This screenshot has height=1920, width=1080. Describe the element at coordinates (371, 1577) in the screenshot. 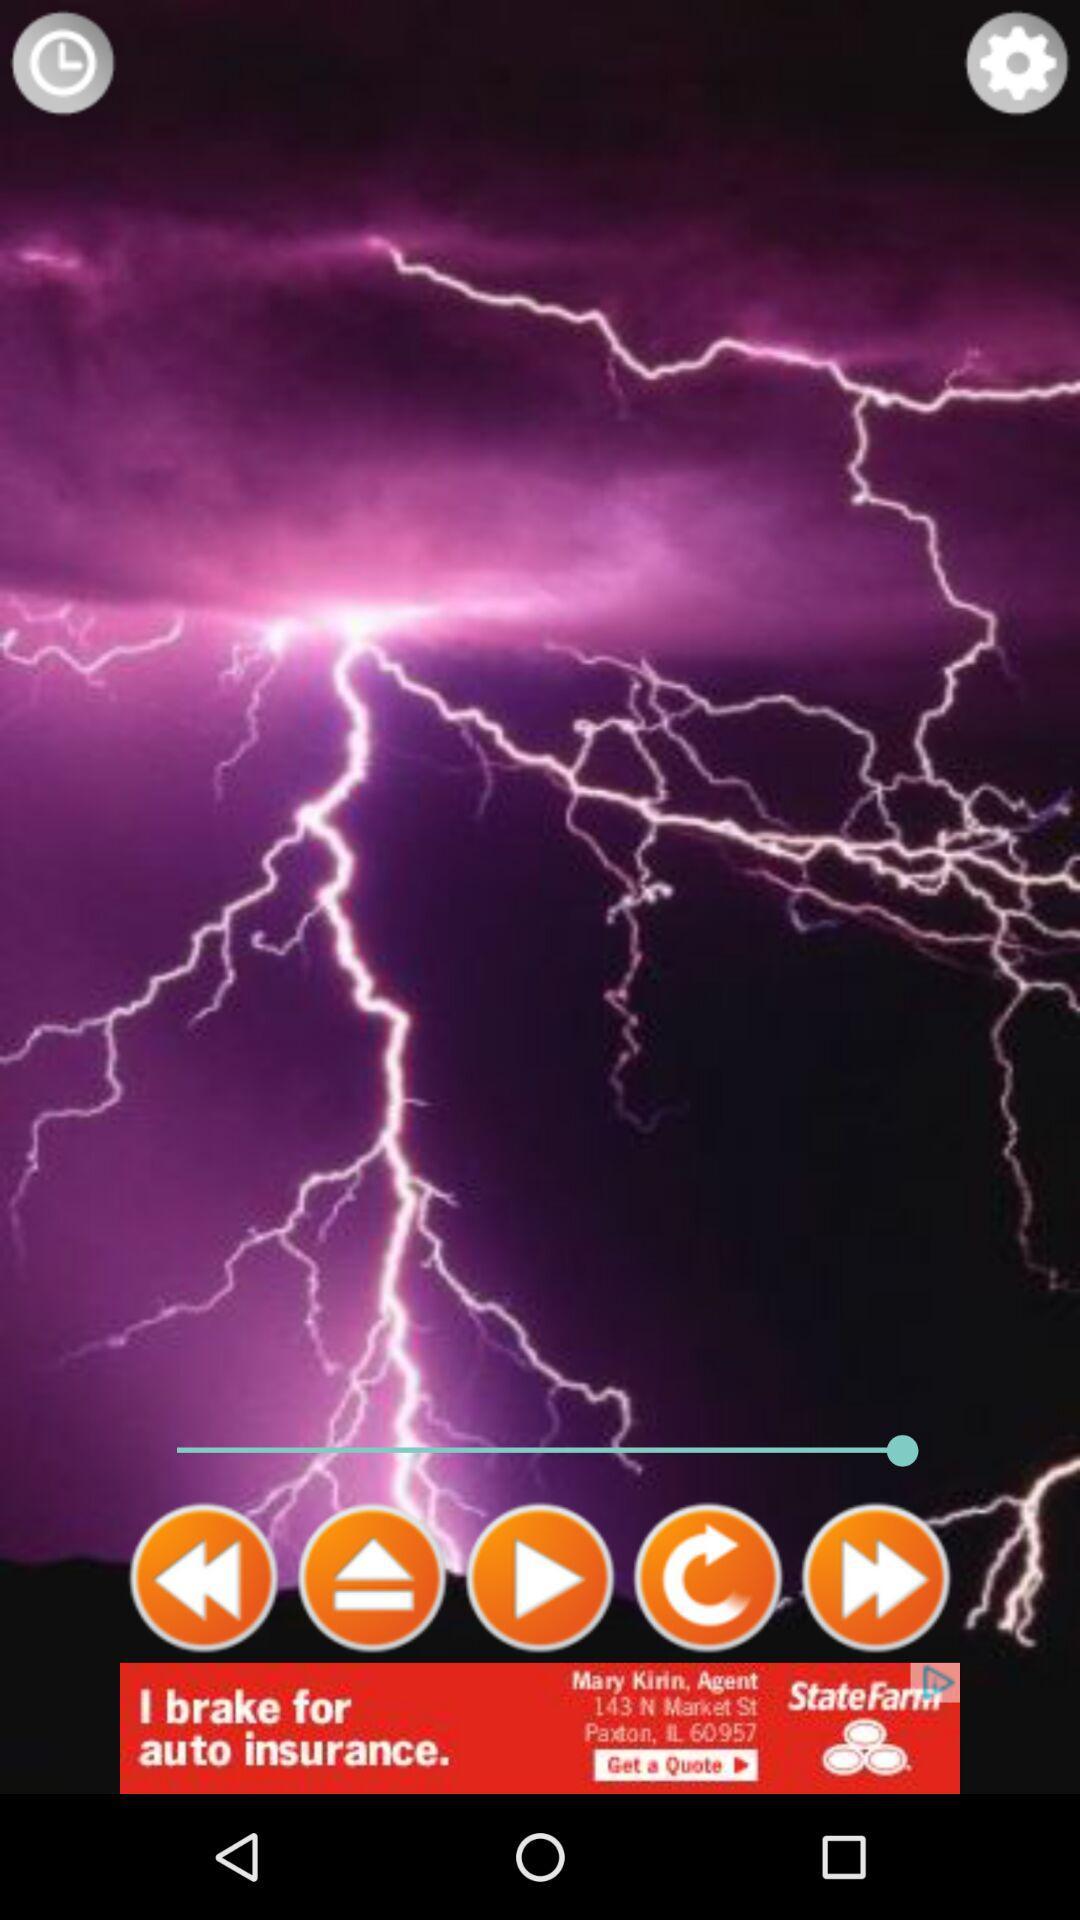

I see `pause` at that location.